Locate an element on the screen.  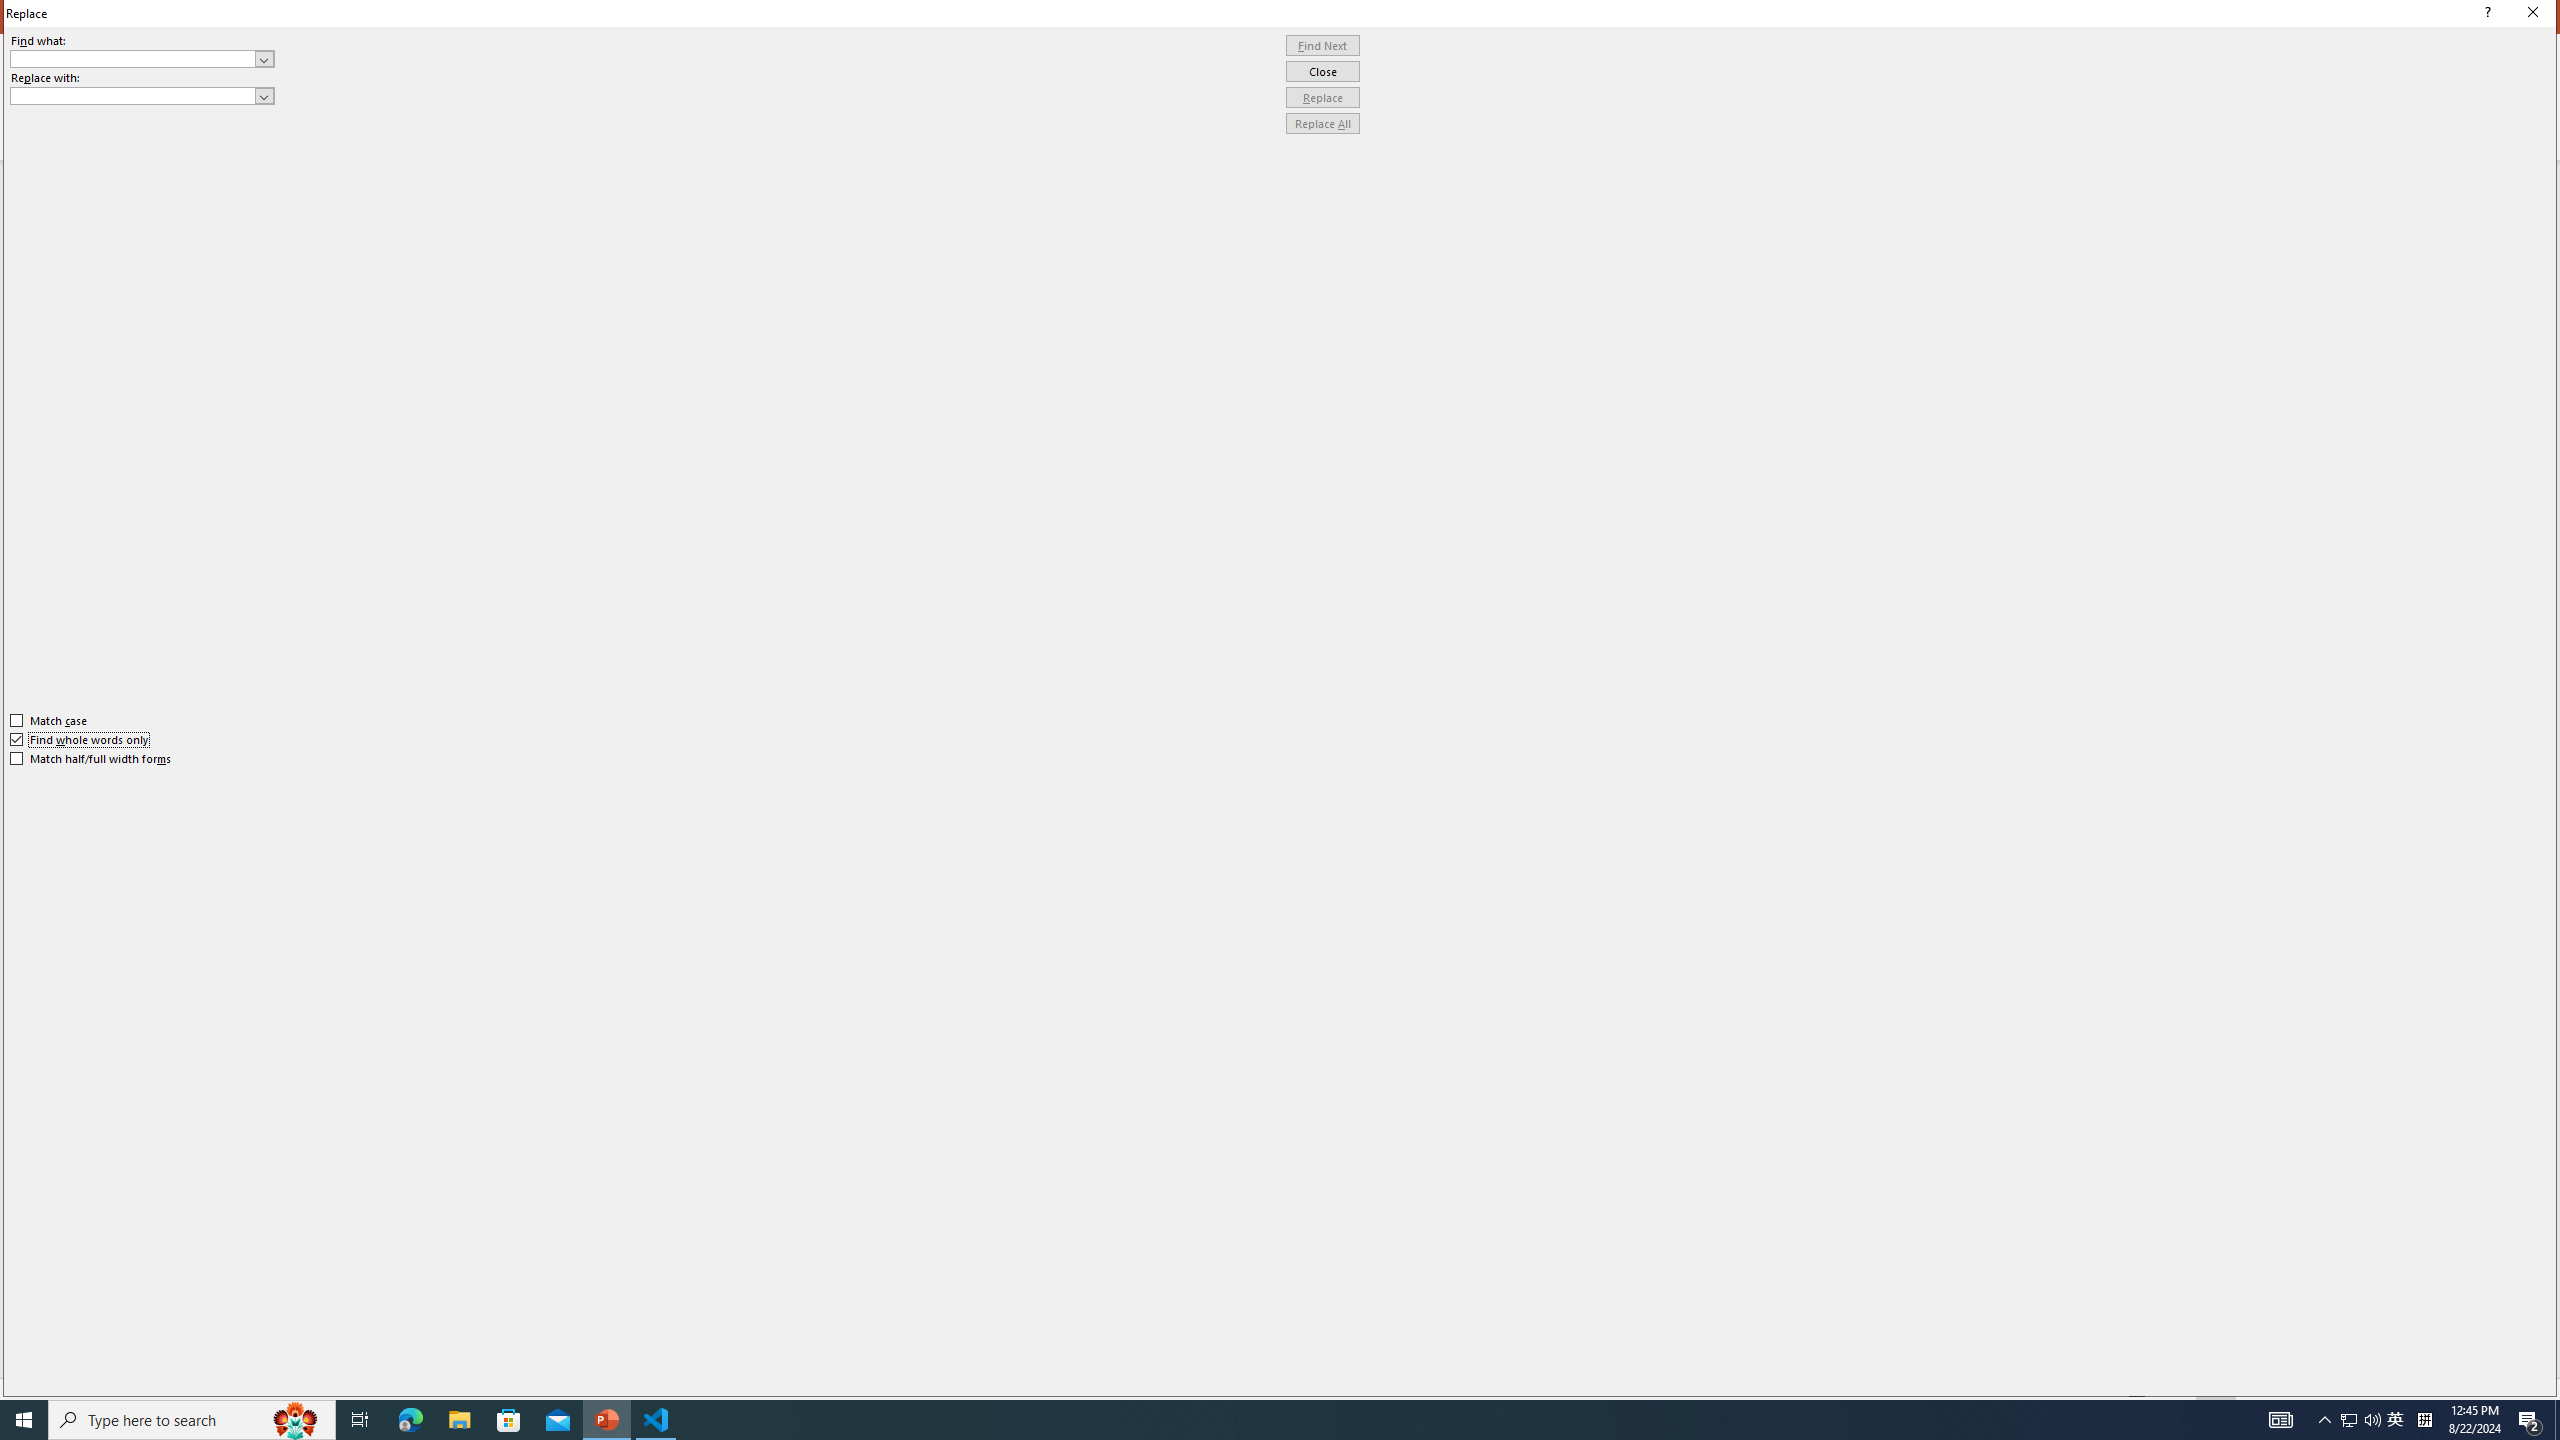
'Match case' is located at coordinates (48, 720).